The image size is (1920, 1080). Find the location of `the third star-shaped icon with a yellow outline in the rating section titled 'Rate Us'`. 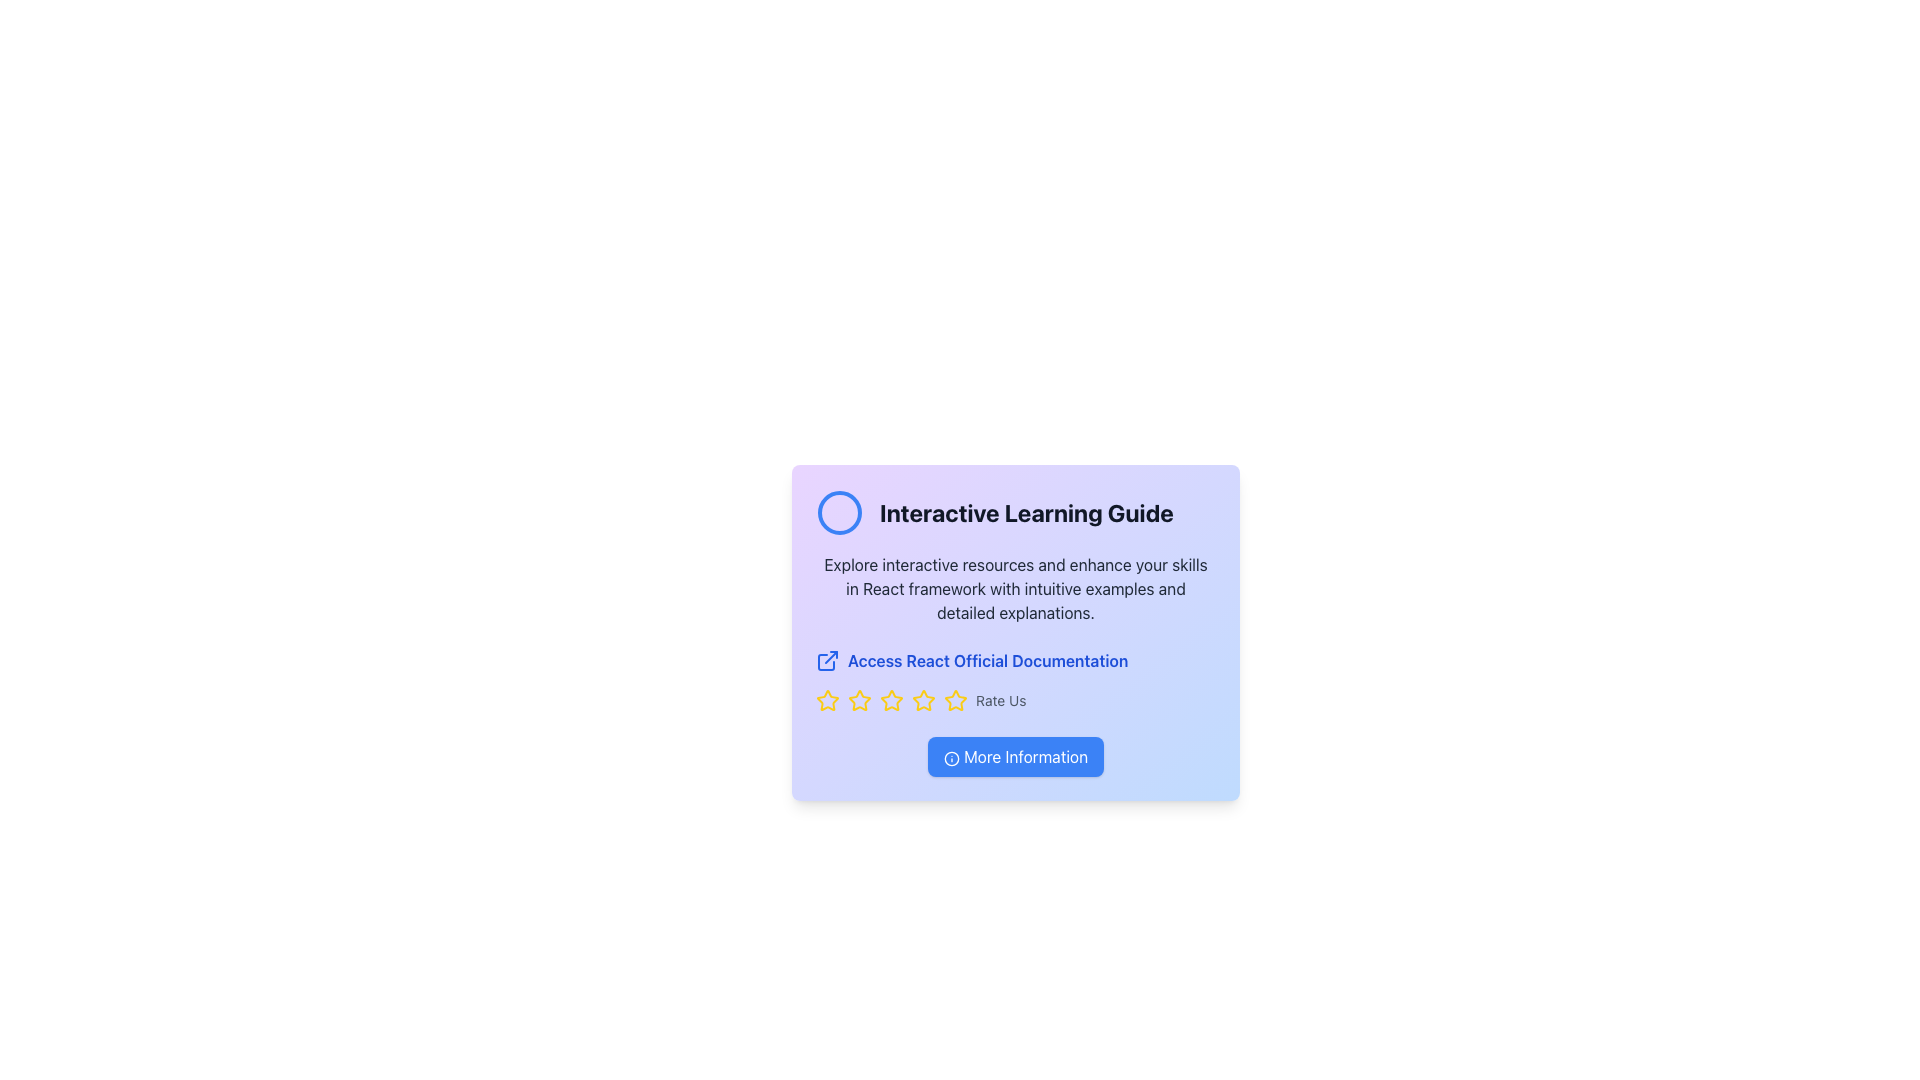

the third star-shaped icon with a yellow outline in the rating section titled 'Rate Us' is located at coordinates (859, 700).